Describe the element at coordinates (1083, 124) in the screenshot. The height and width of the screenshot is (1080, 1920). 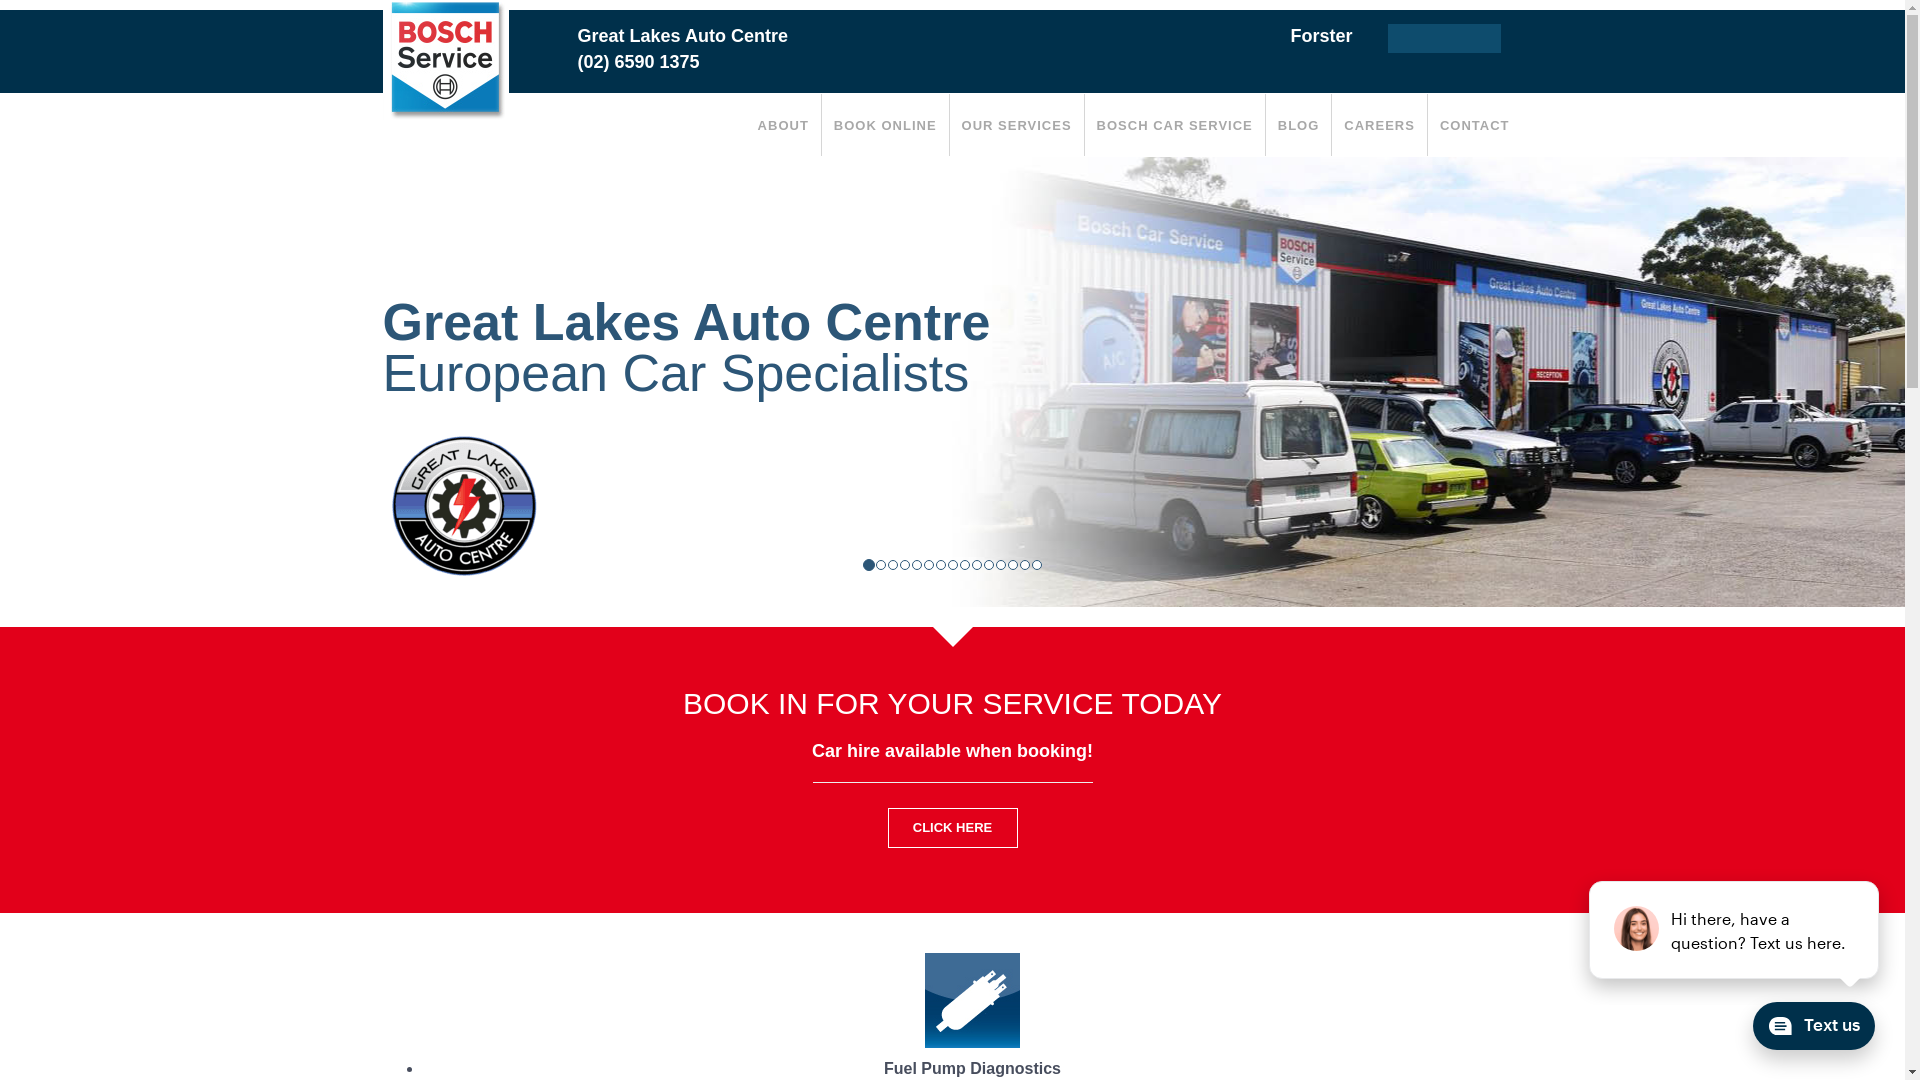
I see `'BOSCH CAR SERVICE'` at that location.